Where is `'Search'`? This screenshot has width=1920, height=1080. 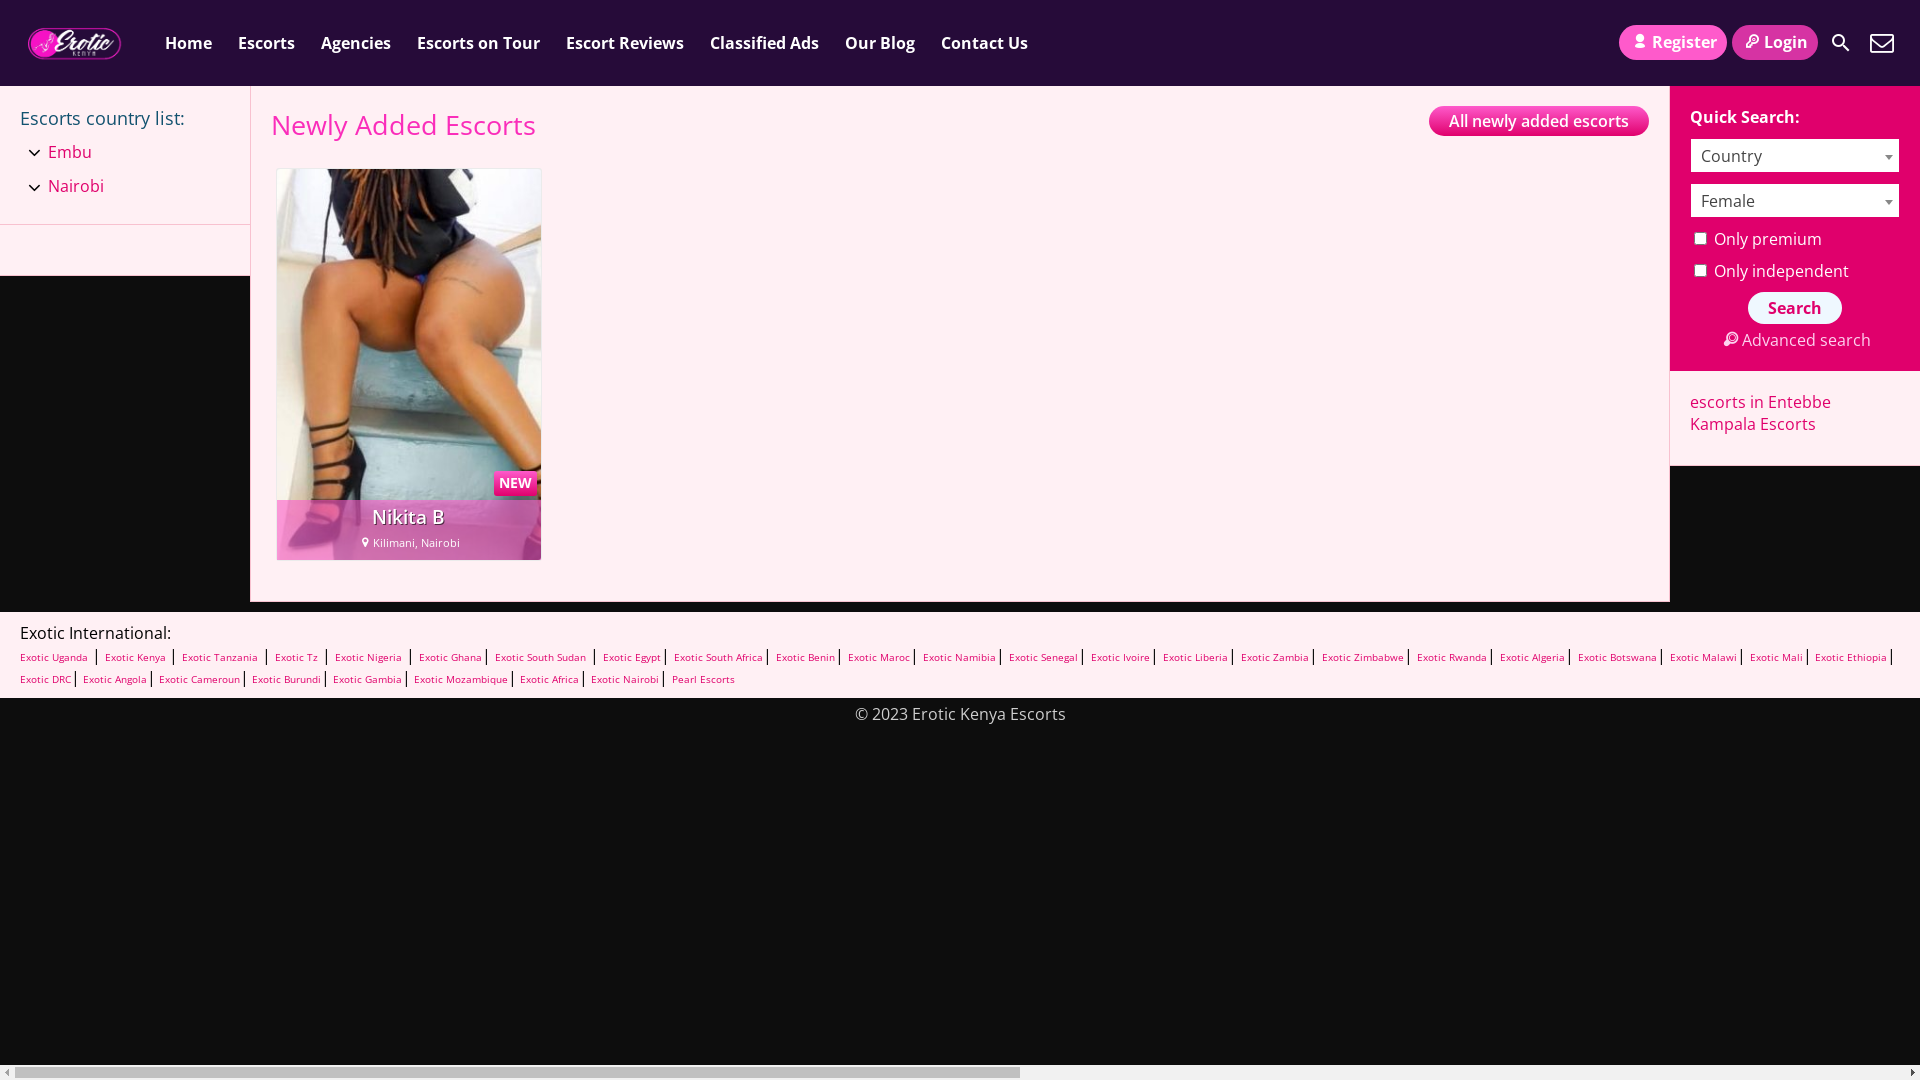
'Search' is located at coordinates (1840, 42).